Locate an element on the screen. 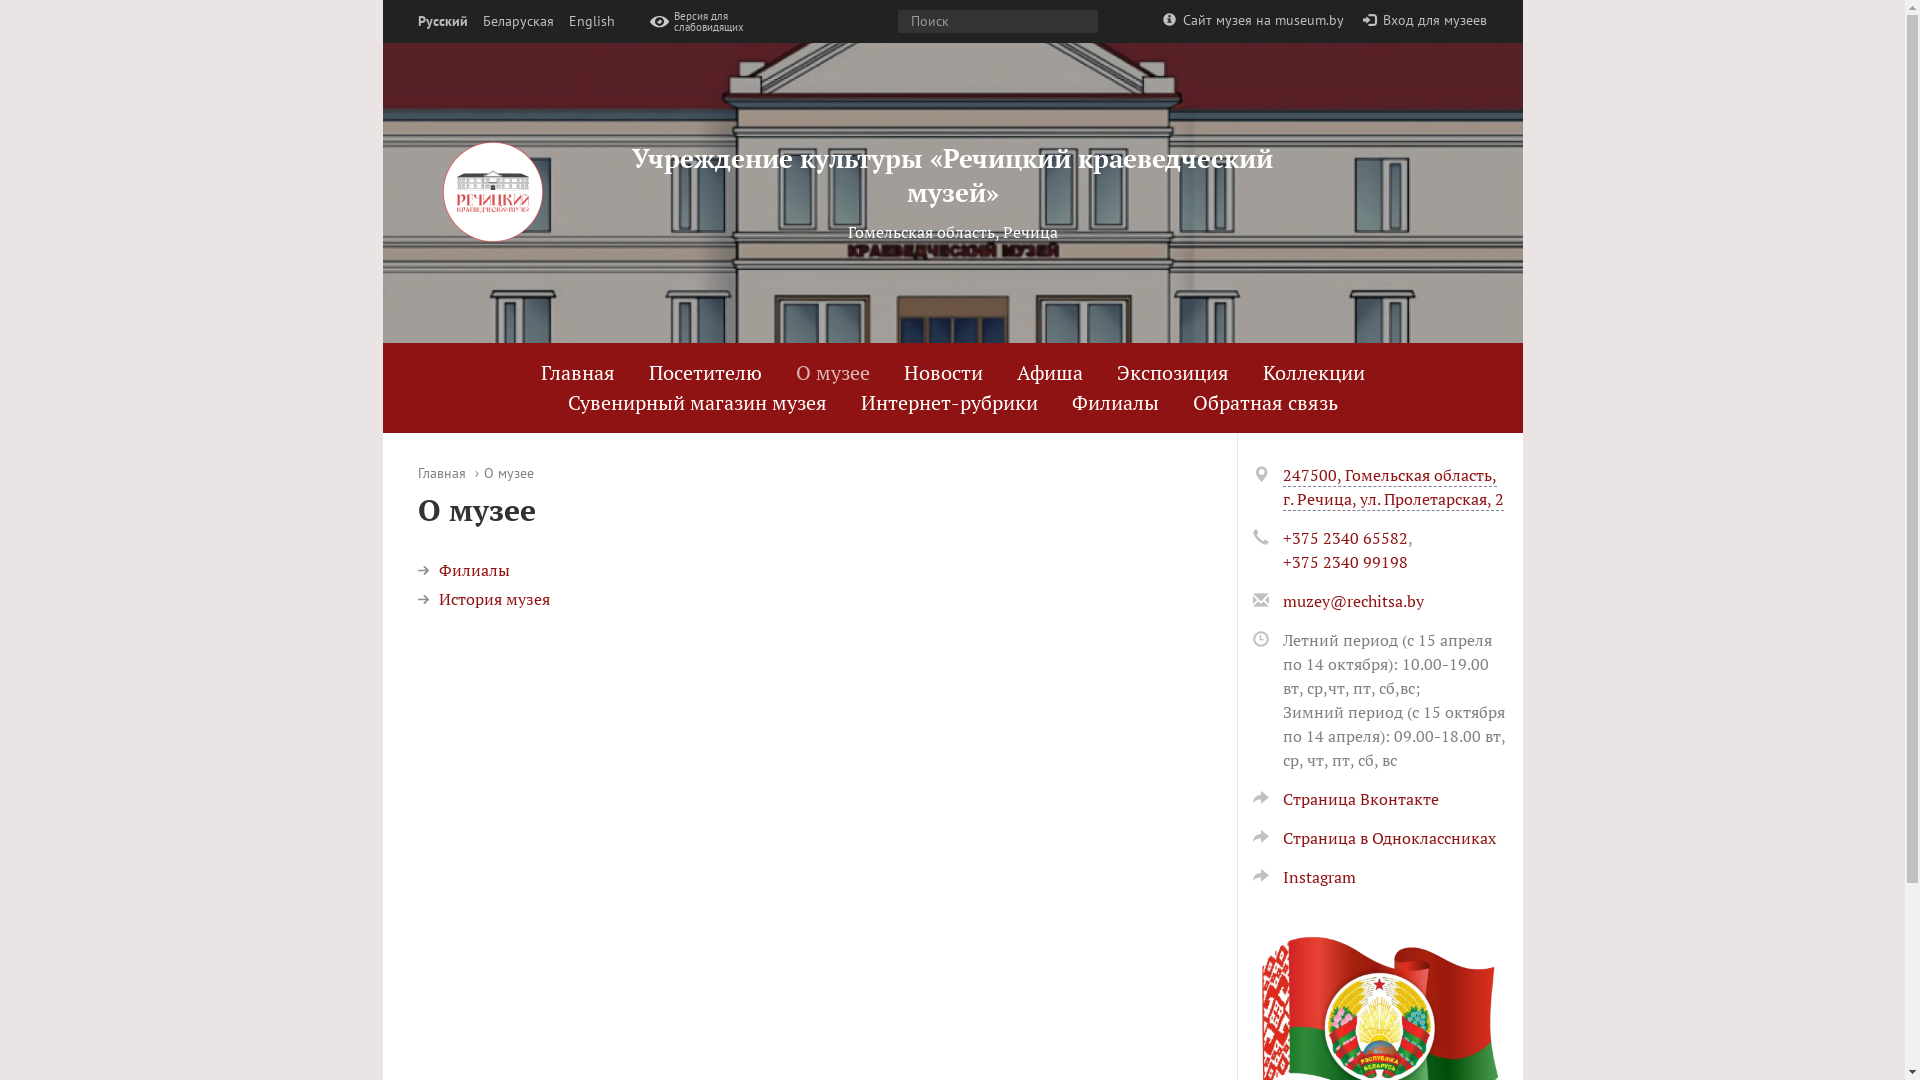  'muzey@rechitsa.by' is located at coordinates (1281, 600).